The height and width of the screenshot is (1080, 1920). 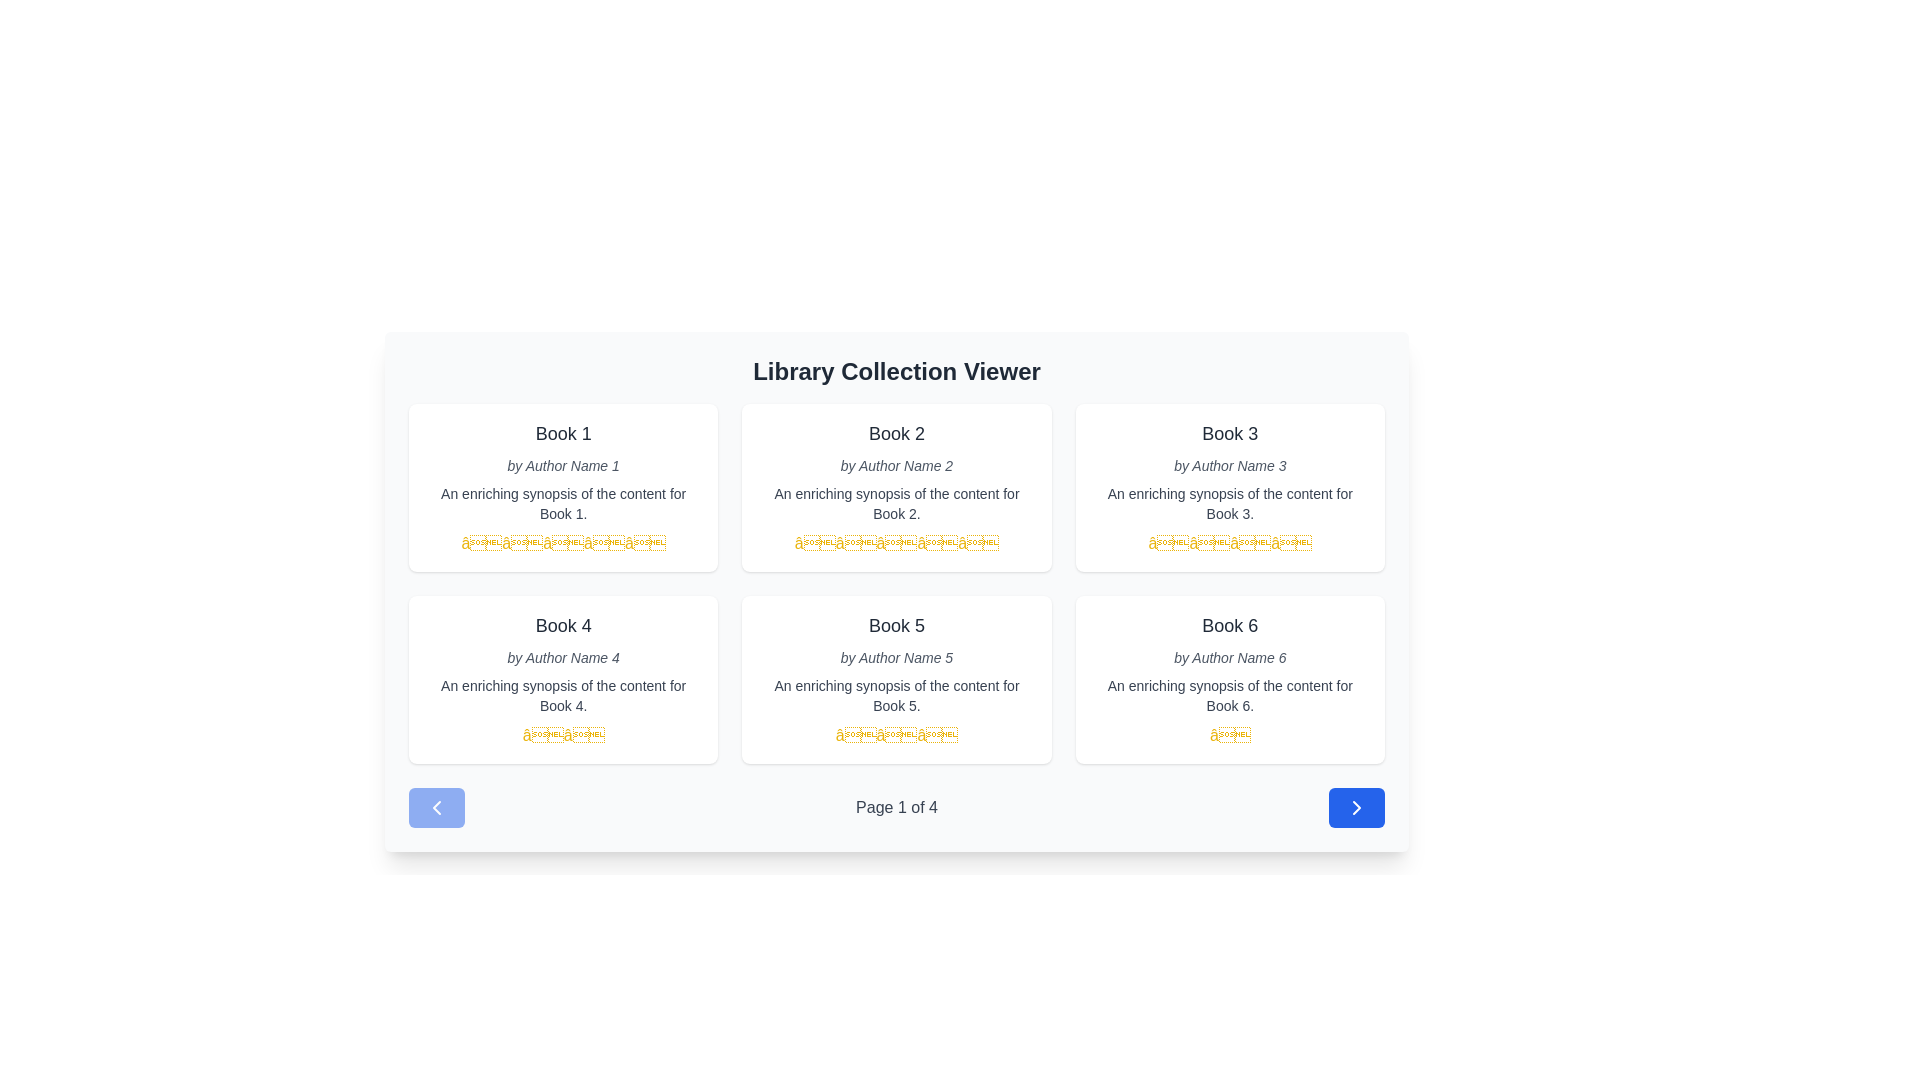 What do you see at coordinates (435, 806) in the screenshot?
I see `the left-pointing chevron icon, which is the leftmost element in the bottom navigation interface` at bounding box center [435, 806].